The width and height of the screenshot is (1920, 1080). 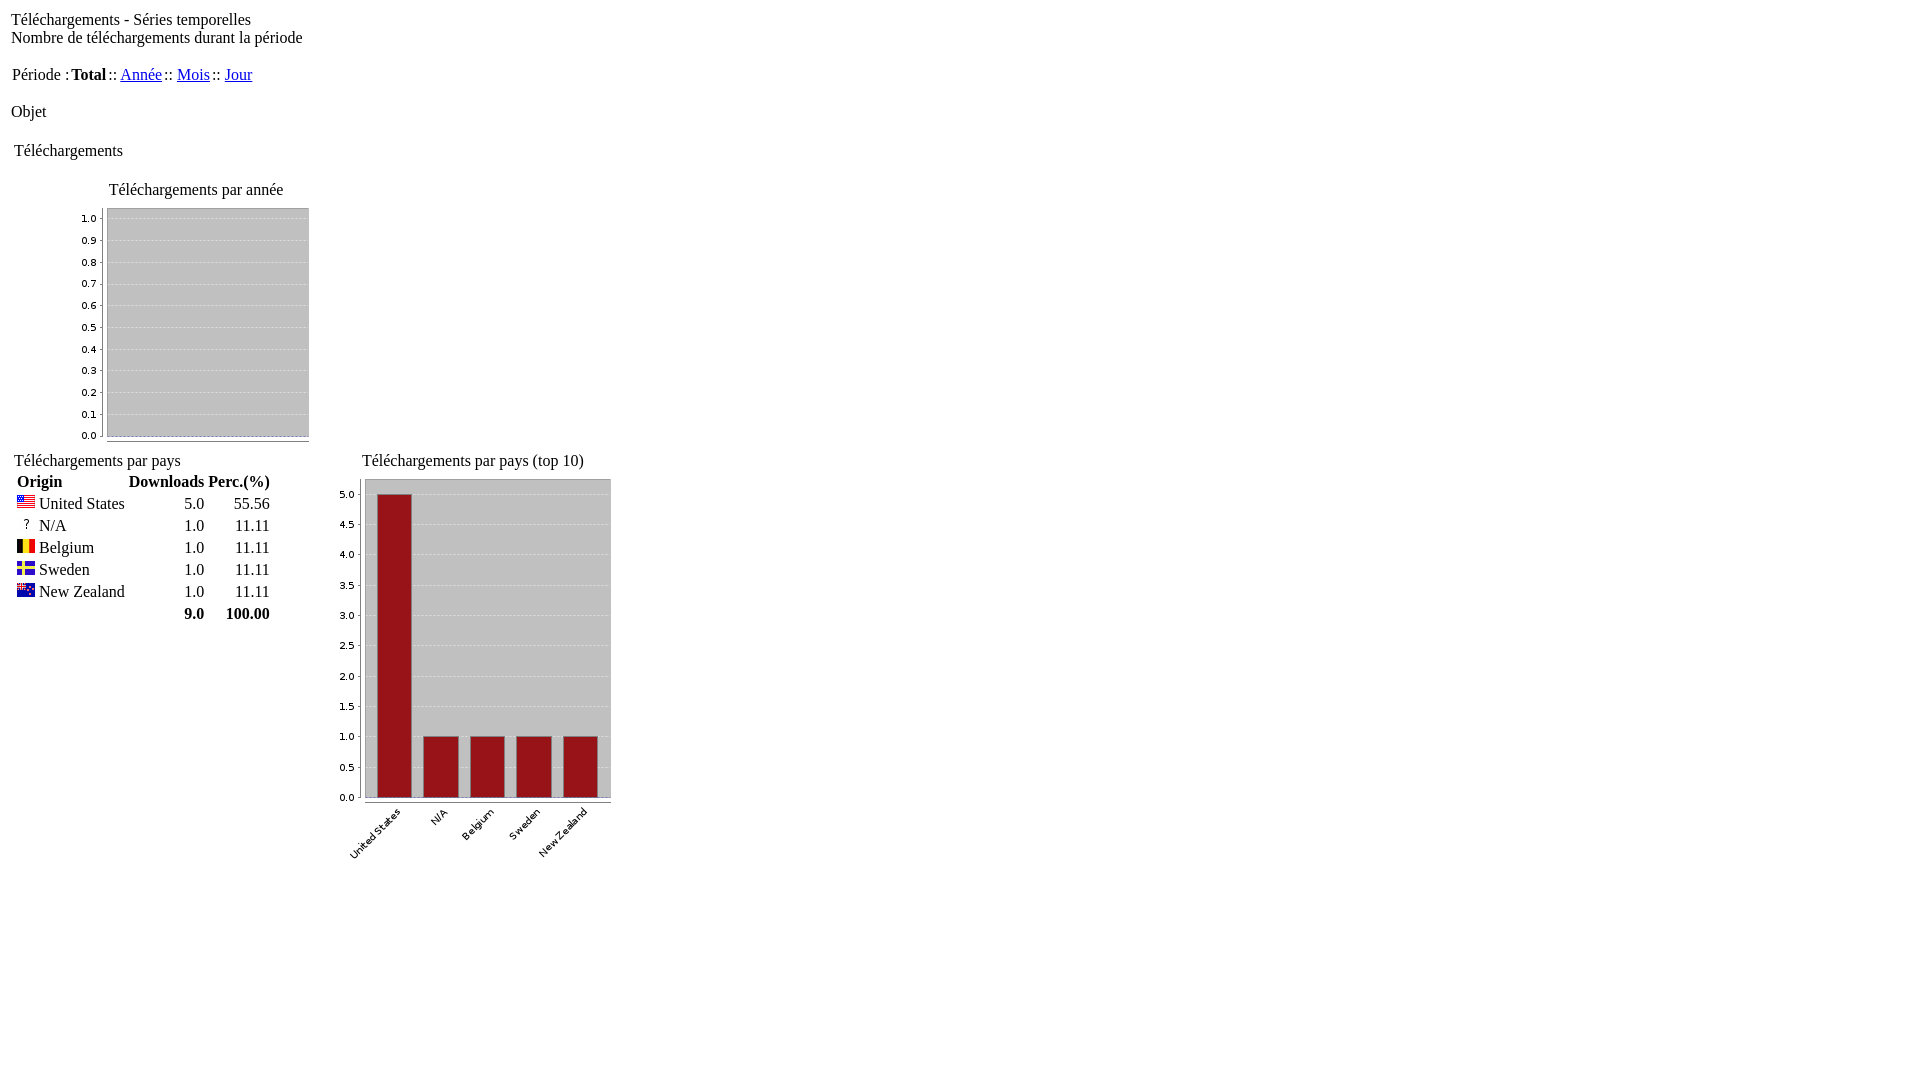 I want to click on 'Mois', so click(x=193, y=73).